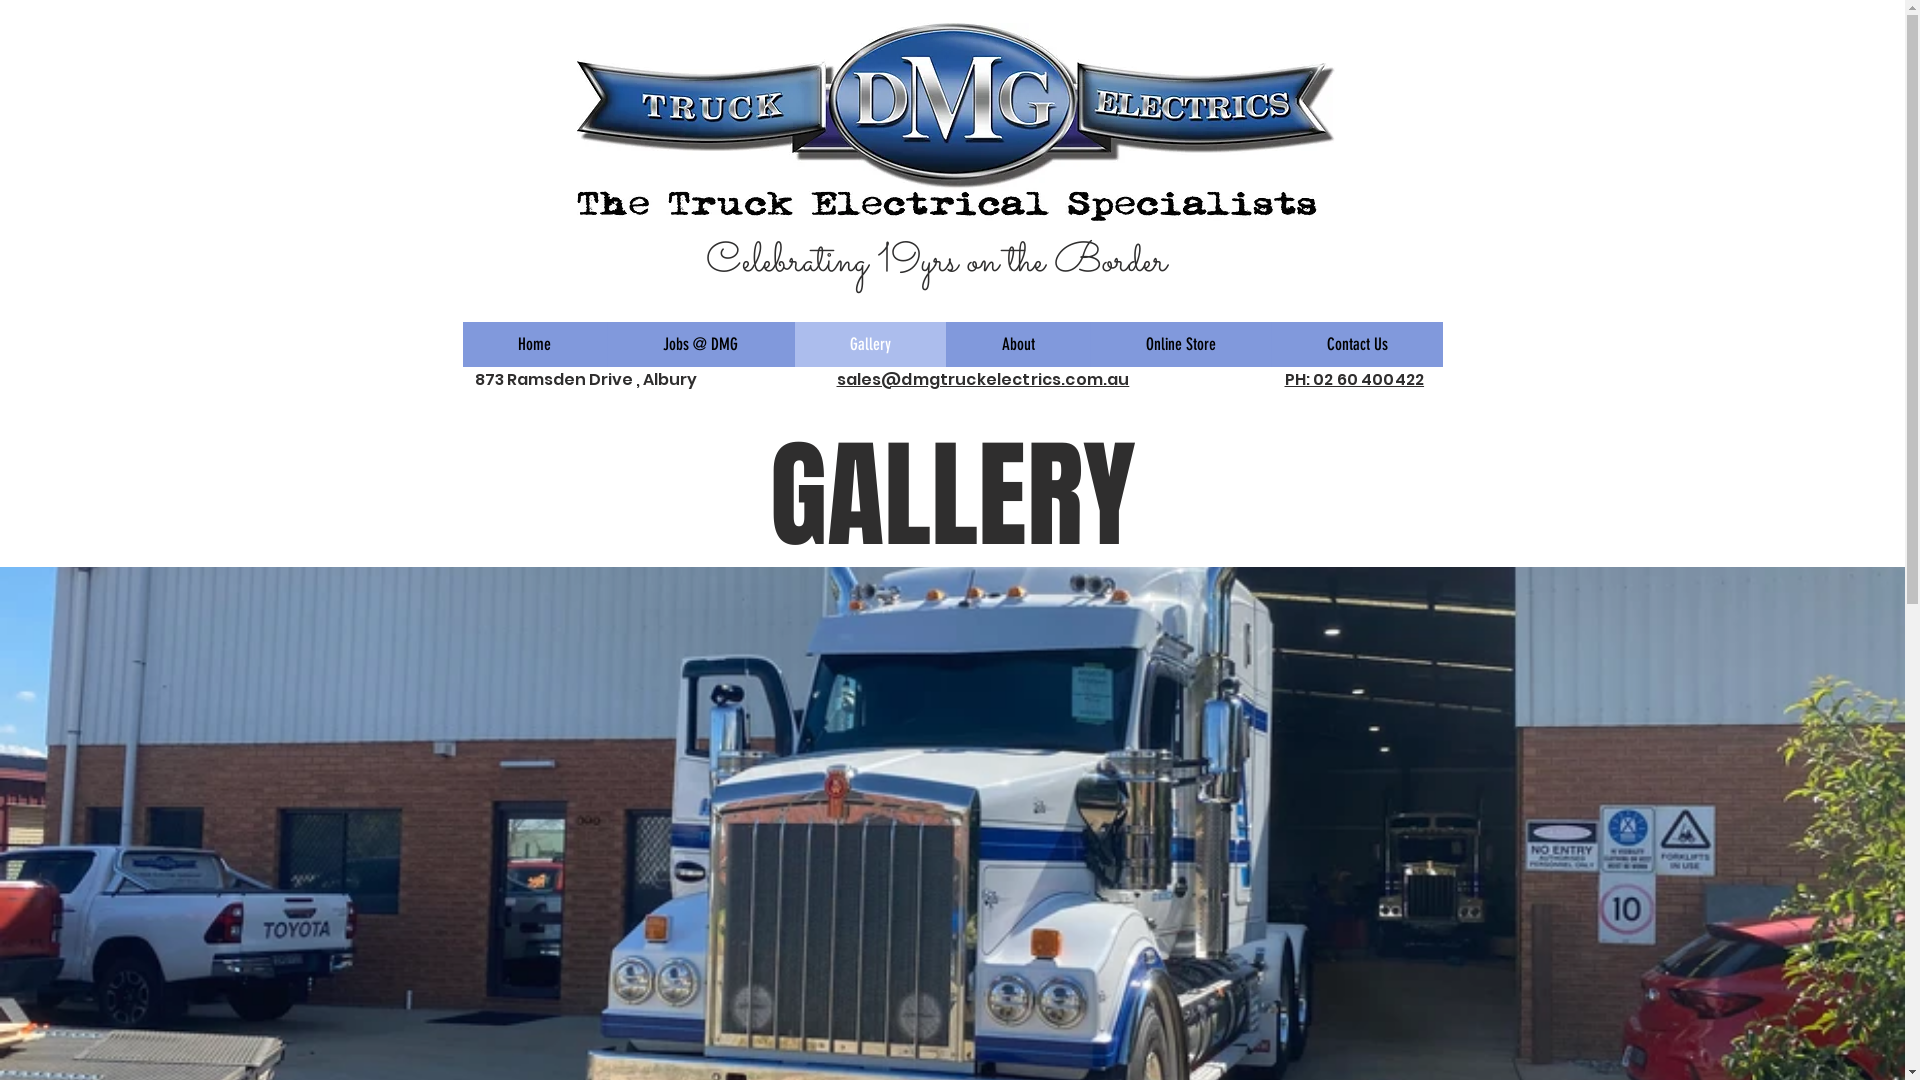 The height and width of the screenshot is (1080, 1920). Describe the element at coordinates (982, 378) in the screenshot. I see `'sales@dmgtruckelectrics.com.au'` at that location.